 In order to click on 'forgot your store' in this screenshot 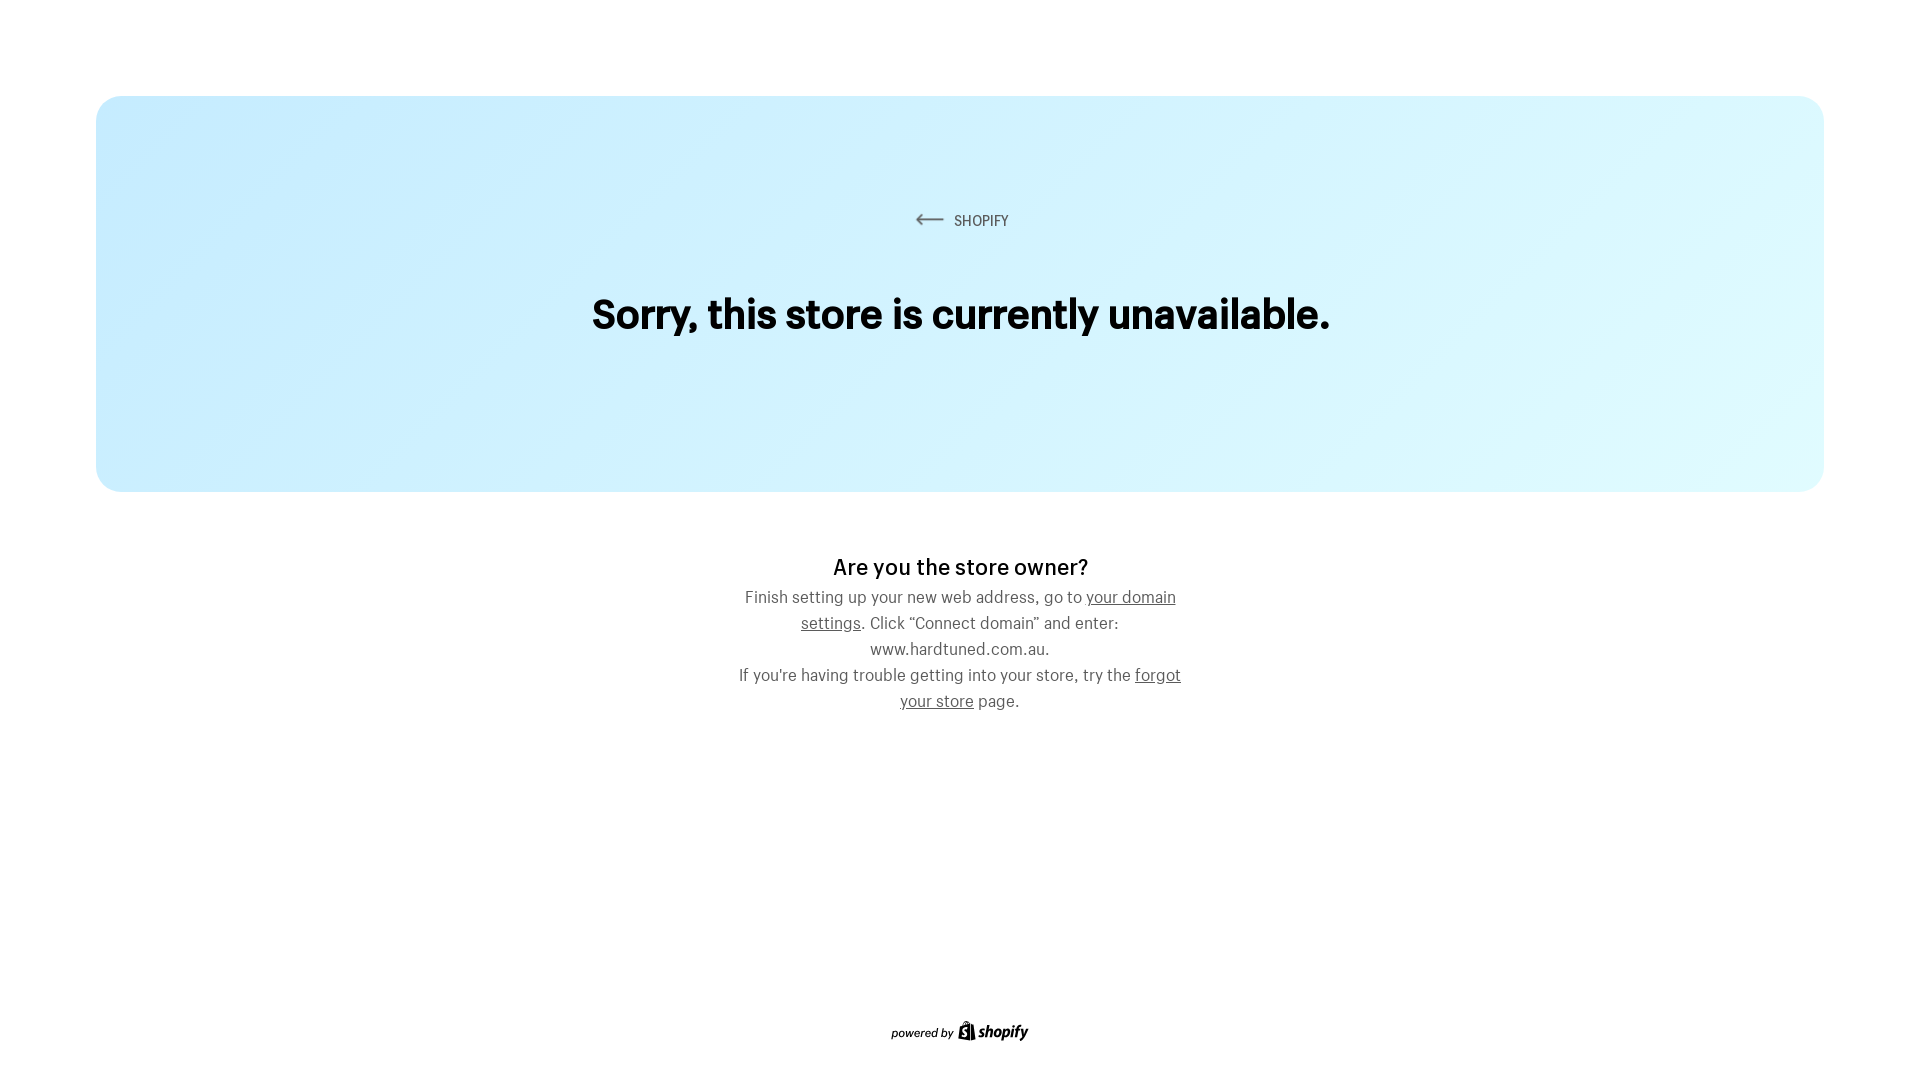, I will do `click(1040, 684)`.